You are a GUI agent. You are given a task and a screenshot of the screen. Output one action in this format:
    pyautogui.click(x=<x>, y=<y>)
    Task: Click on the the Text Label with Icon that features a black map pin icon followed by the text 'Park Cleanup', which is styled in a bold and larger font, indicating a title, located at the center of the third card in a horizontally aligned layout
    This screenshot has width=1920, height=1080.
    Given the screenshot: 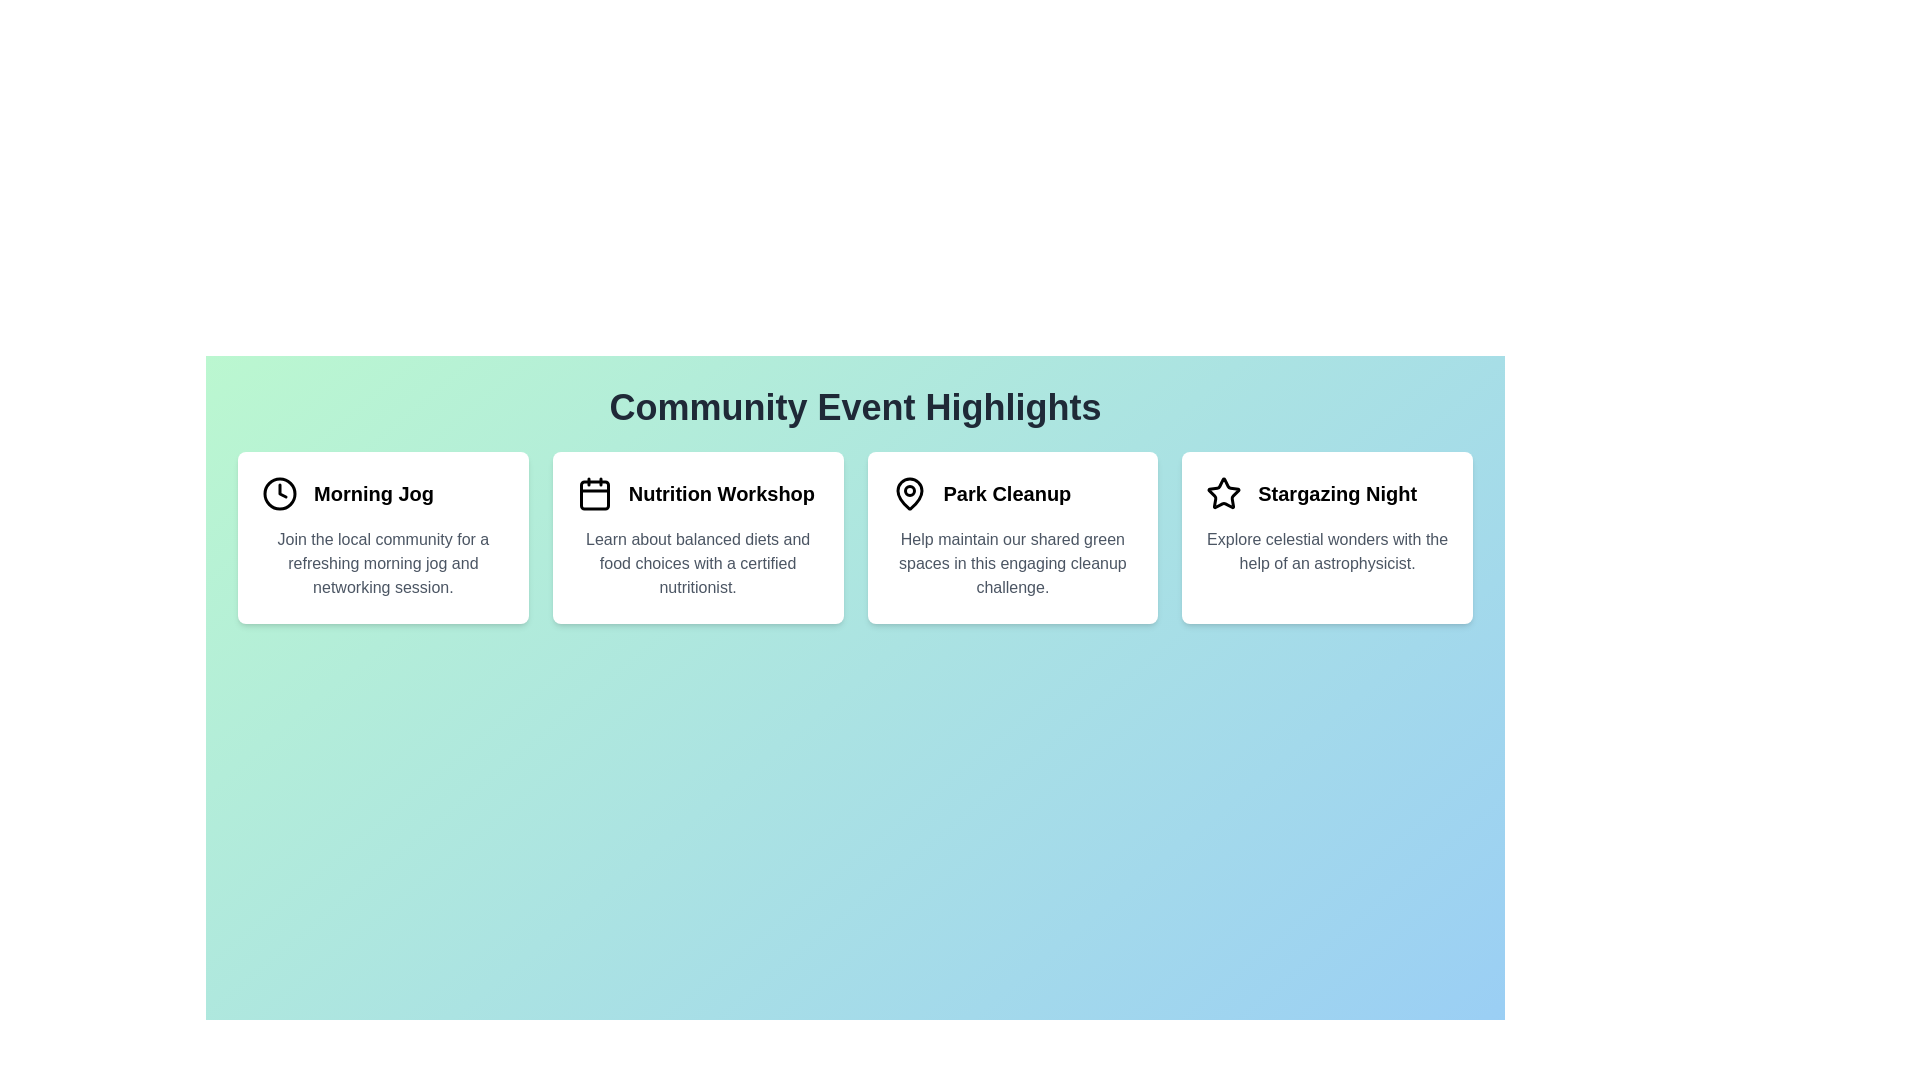 What is the action you would take?
    pyautogui.click(x=1012, y=493)
    